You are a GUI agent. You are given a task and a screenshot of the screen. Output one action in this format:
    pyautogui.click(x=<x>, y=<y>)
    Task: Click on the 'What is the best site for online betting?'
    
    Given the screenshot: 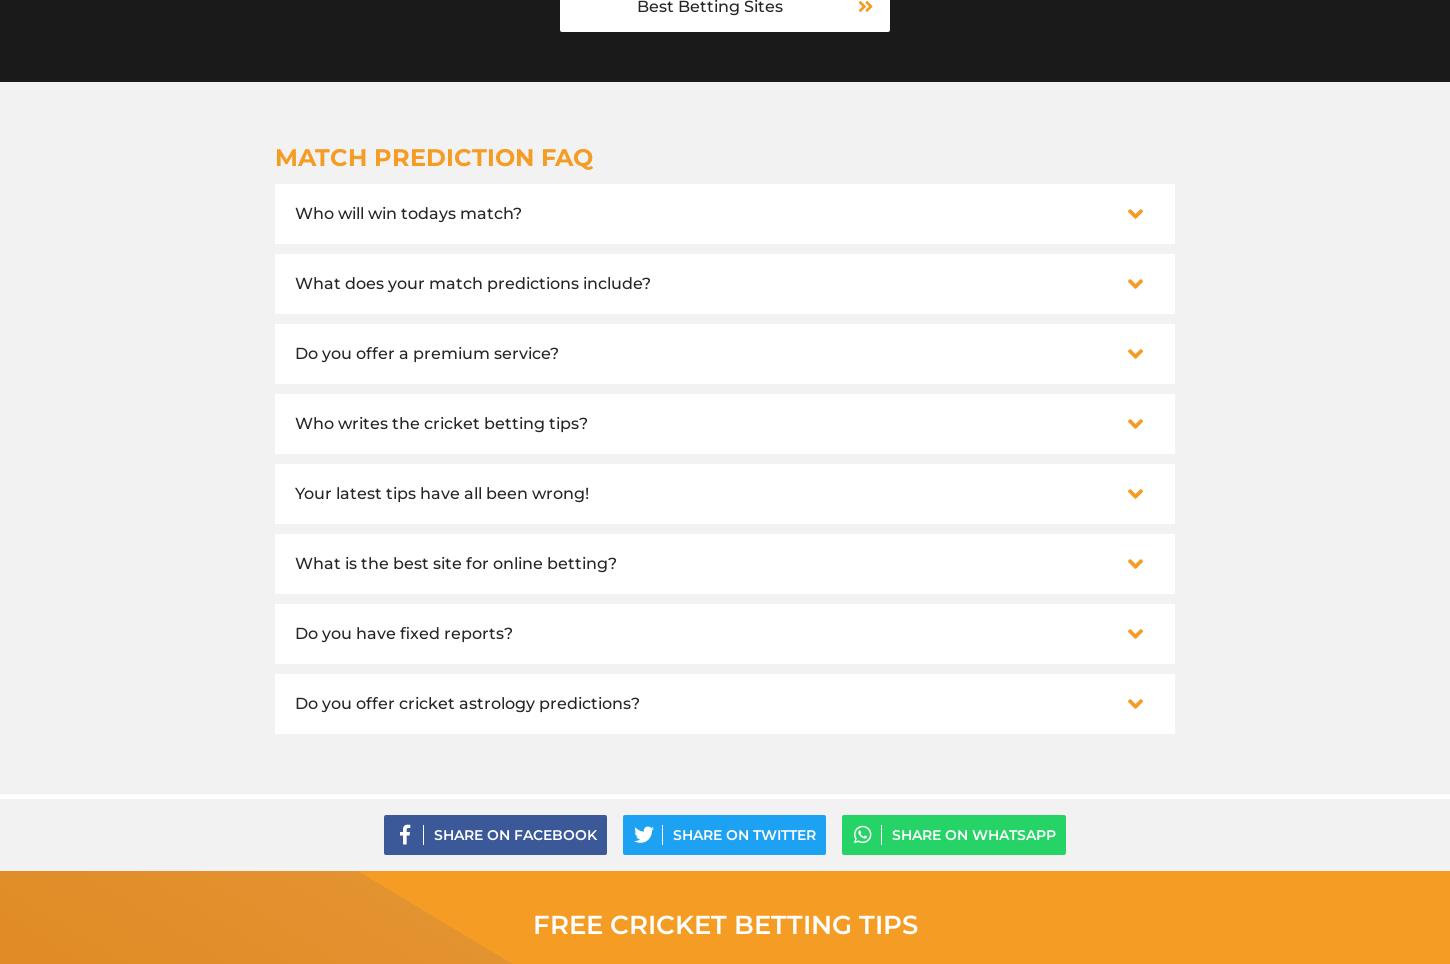 What is the action you would take?
    pyautogui.click(x=455, y=562)
    